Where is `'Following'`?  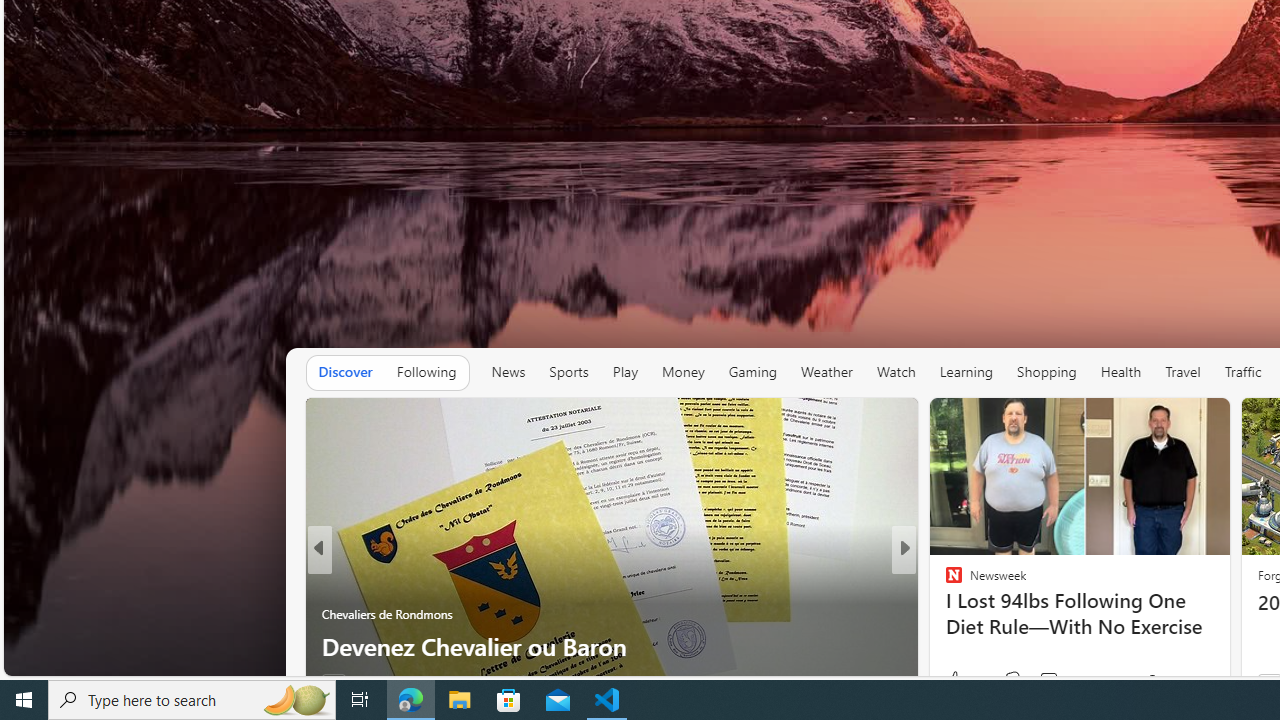
'Following' is located at coordinates (425, 372).